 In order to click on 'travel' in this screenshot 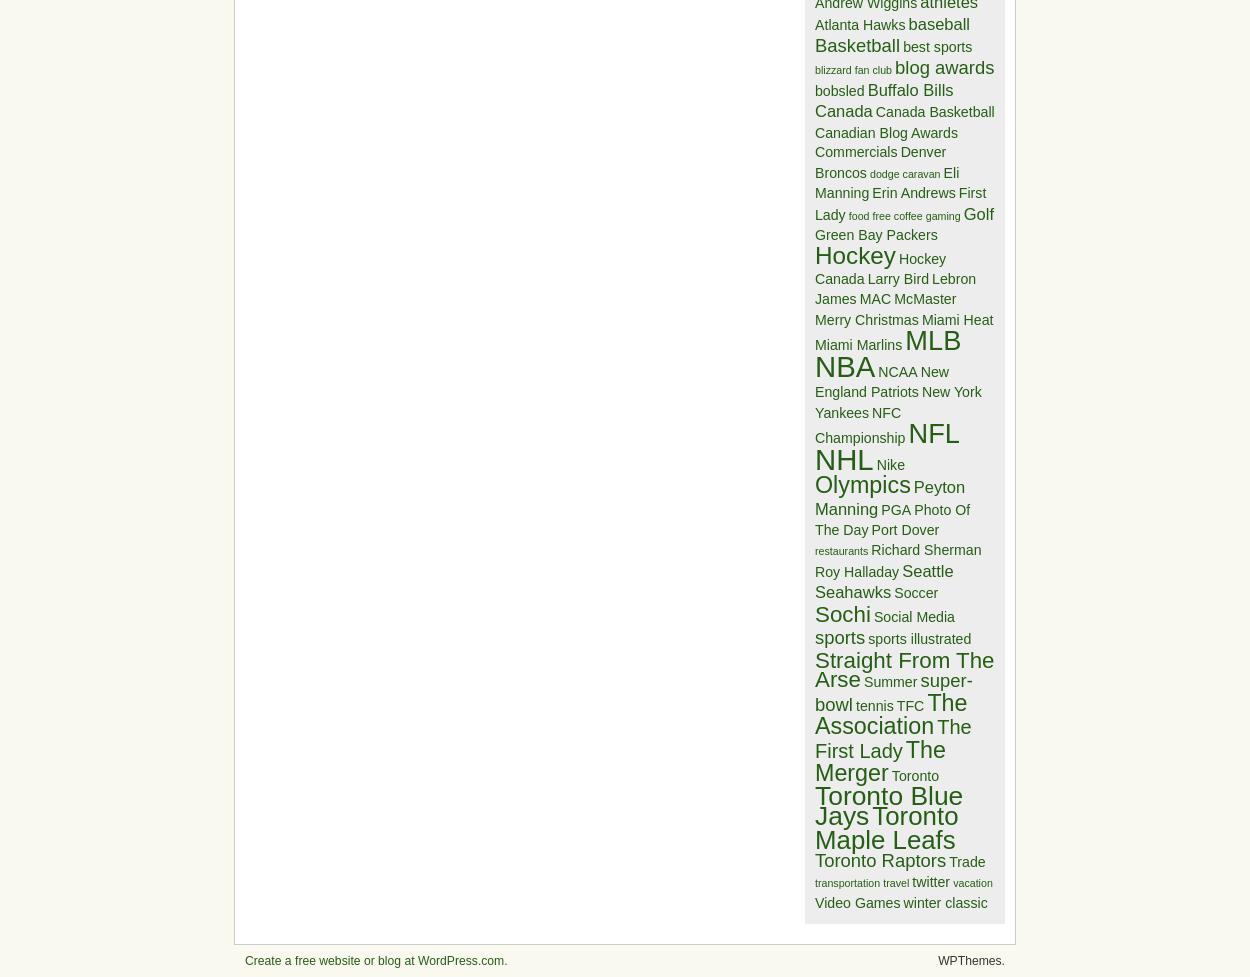, I will do `click(883, 882)`.